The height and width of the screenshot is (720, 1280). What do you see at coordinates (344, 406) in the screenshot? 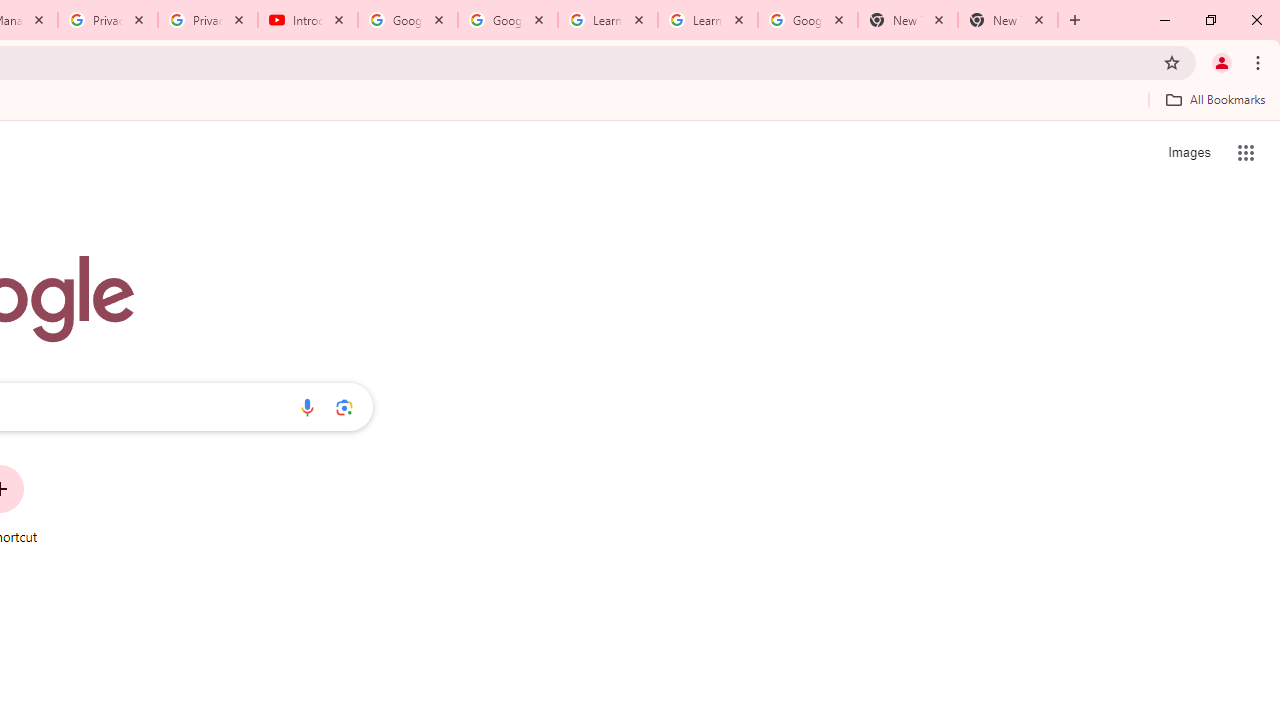
I see `'Search by image'` at bounding box center [344, 406].